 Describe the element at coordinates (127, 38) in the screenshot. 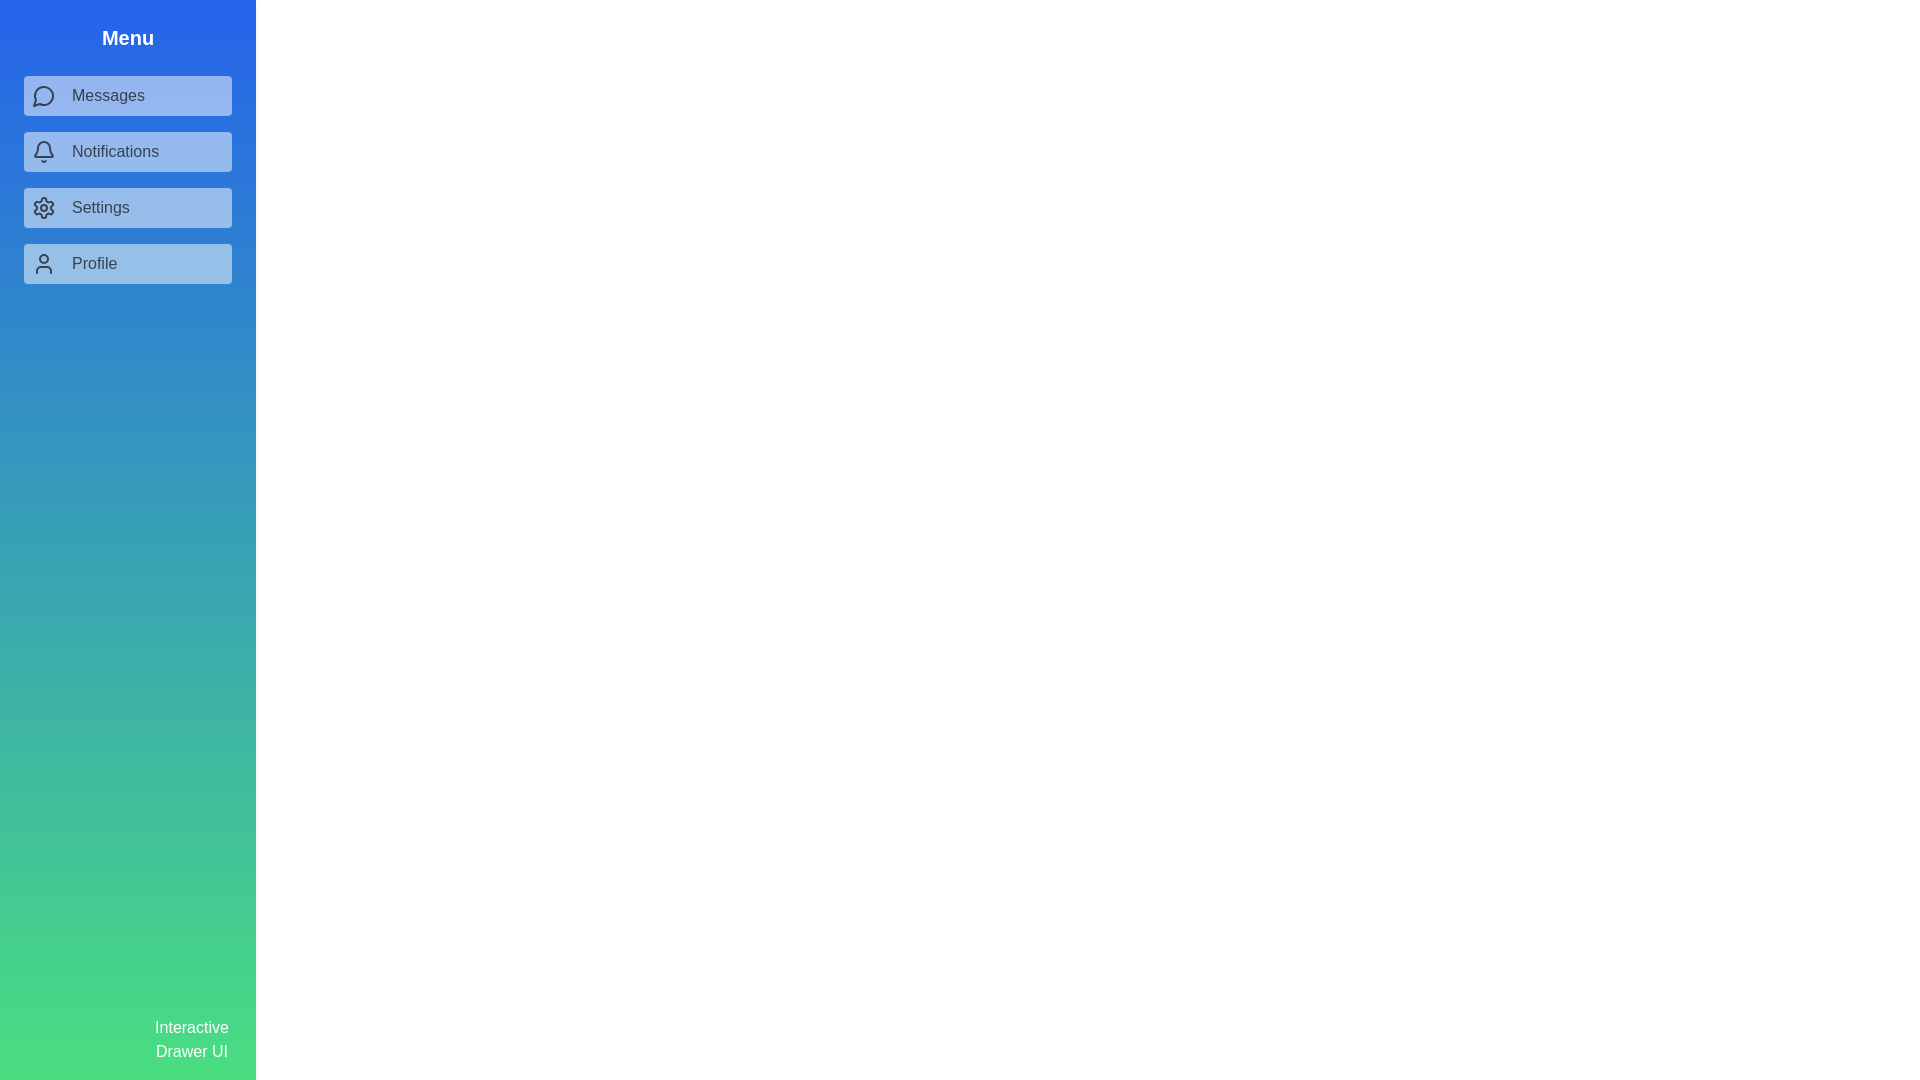

I see `the 'Menu' header text to focus or highlight it` at that location.